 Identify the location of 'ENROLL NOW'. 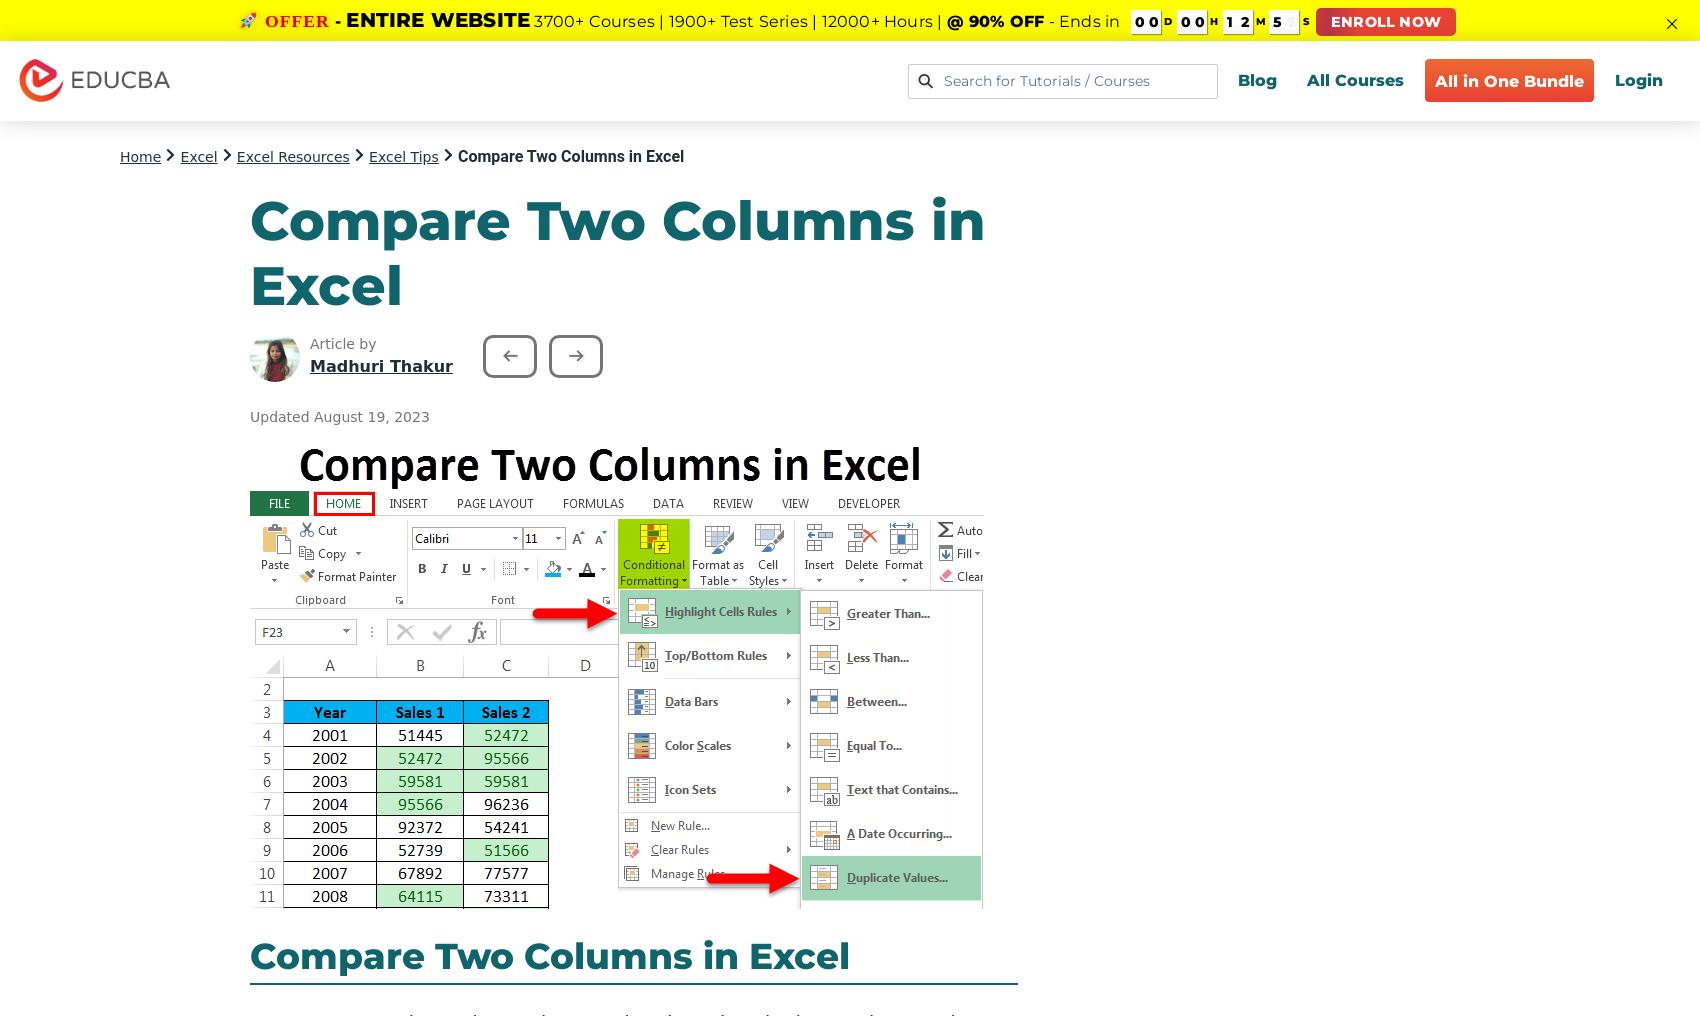
(1385, 21).